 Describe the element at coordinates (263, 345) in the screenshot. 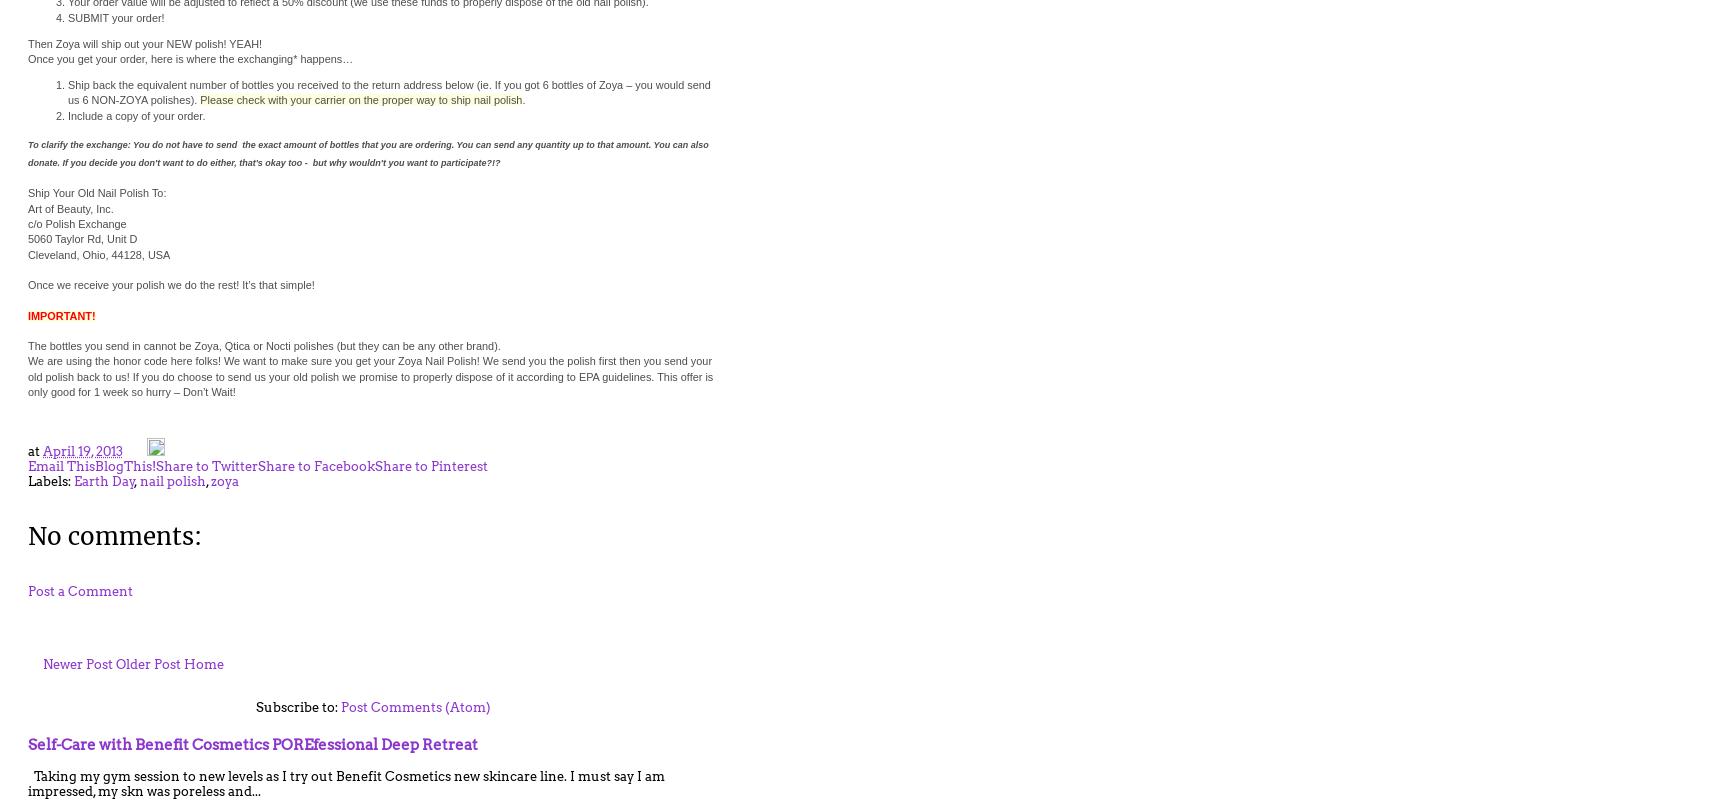

I see `'The bottles you send in cannot be Zoya, Qtica or Nocti polishes (but they can be any other brand).'` at that location.